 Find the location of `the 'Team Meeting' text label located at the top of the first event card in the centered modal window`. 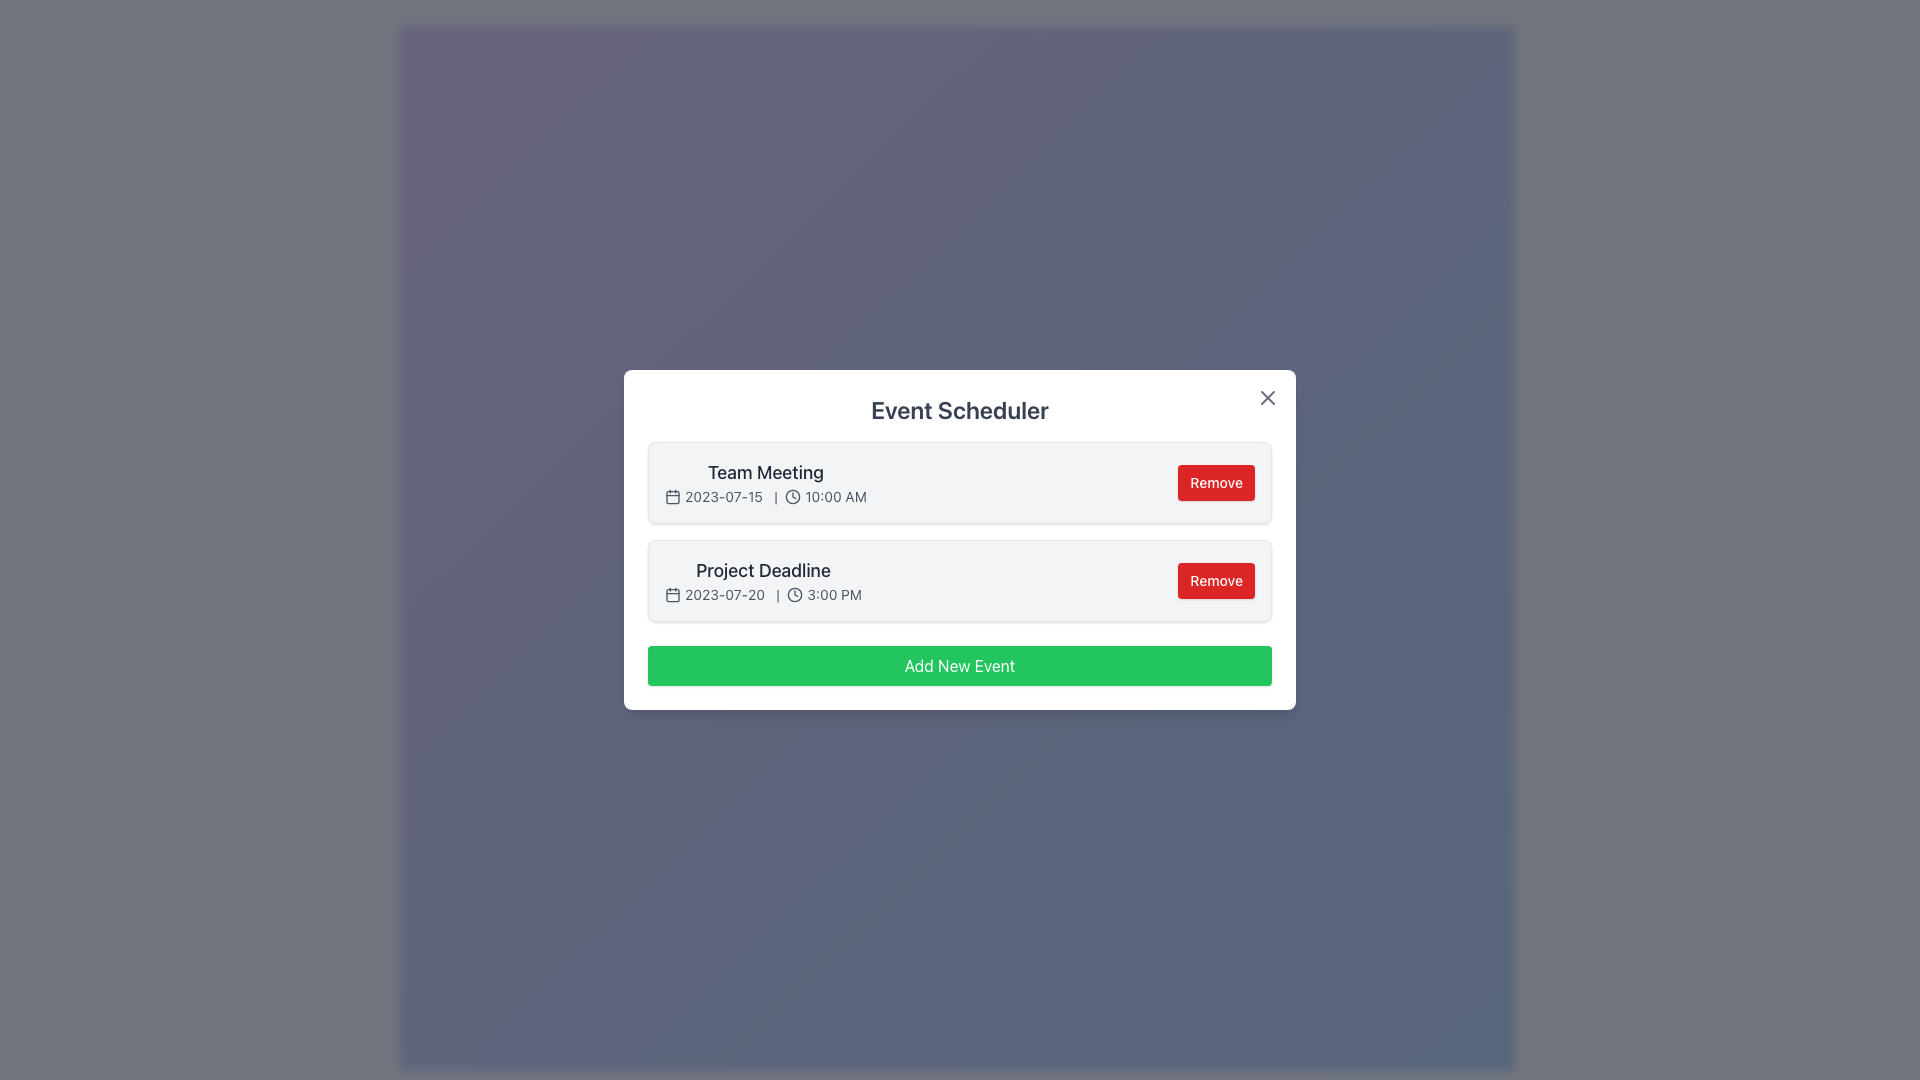

the 'Team Meeting' text label located at the top of the first event card in the centered modal window is located at coordinates (764, 473).